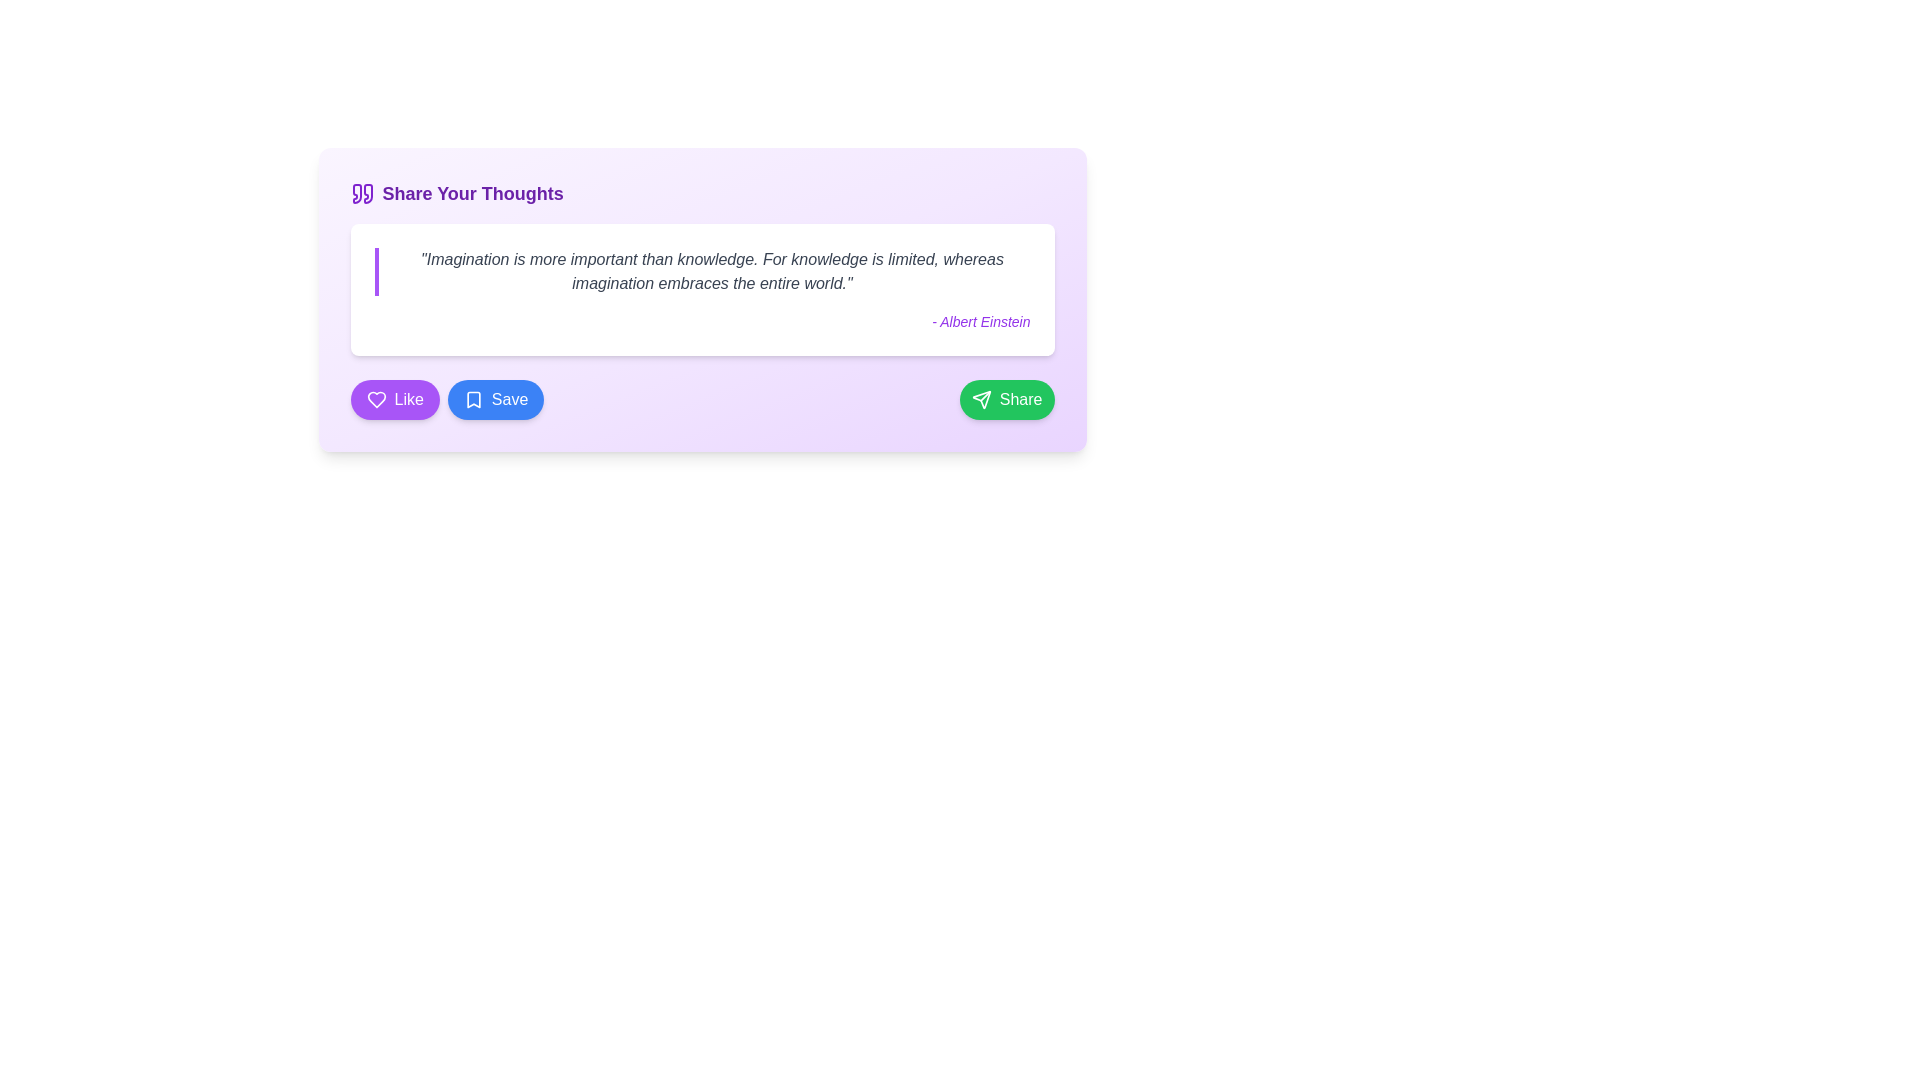 This screenshot has height=1080, width=1920. I want to click on the text label displaying 'Share Your Thoughts', which is styled in a bold, large purple font and located in the upper-left portion of the card-like component, so click(472, 193).